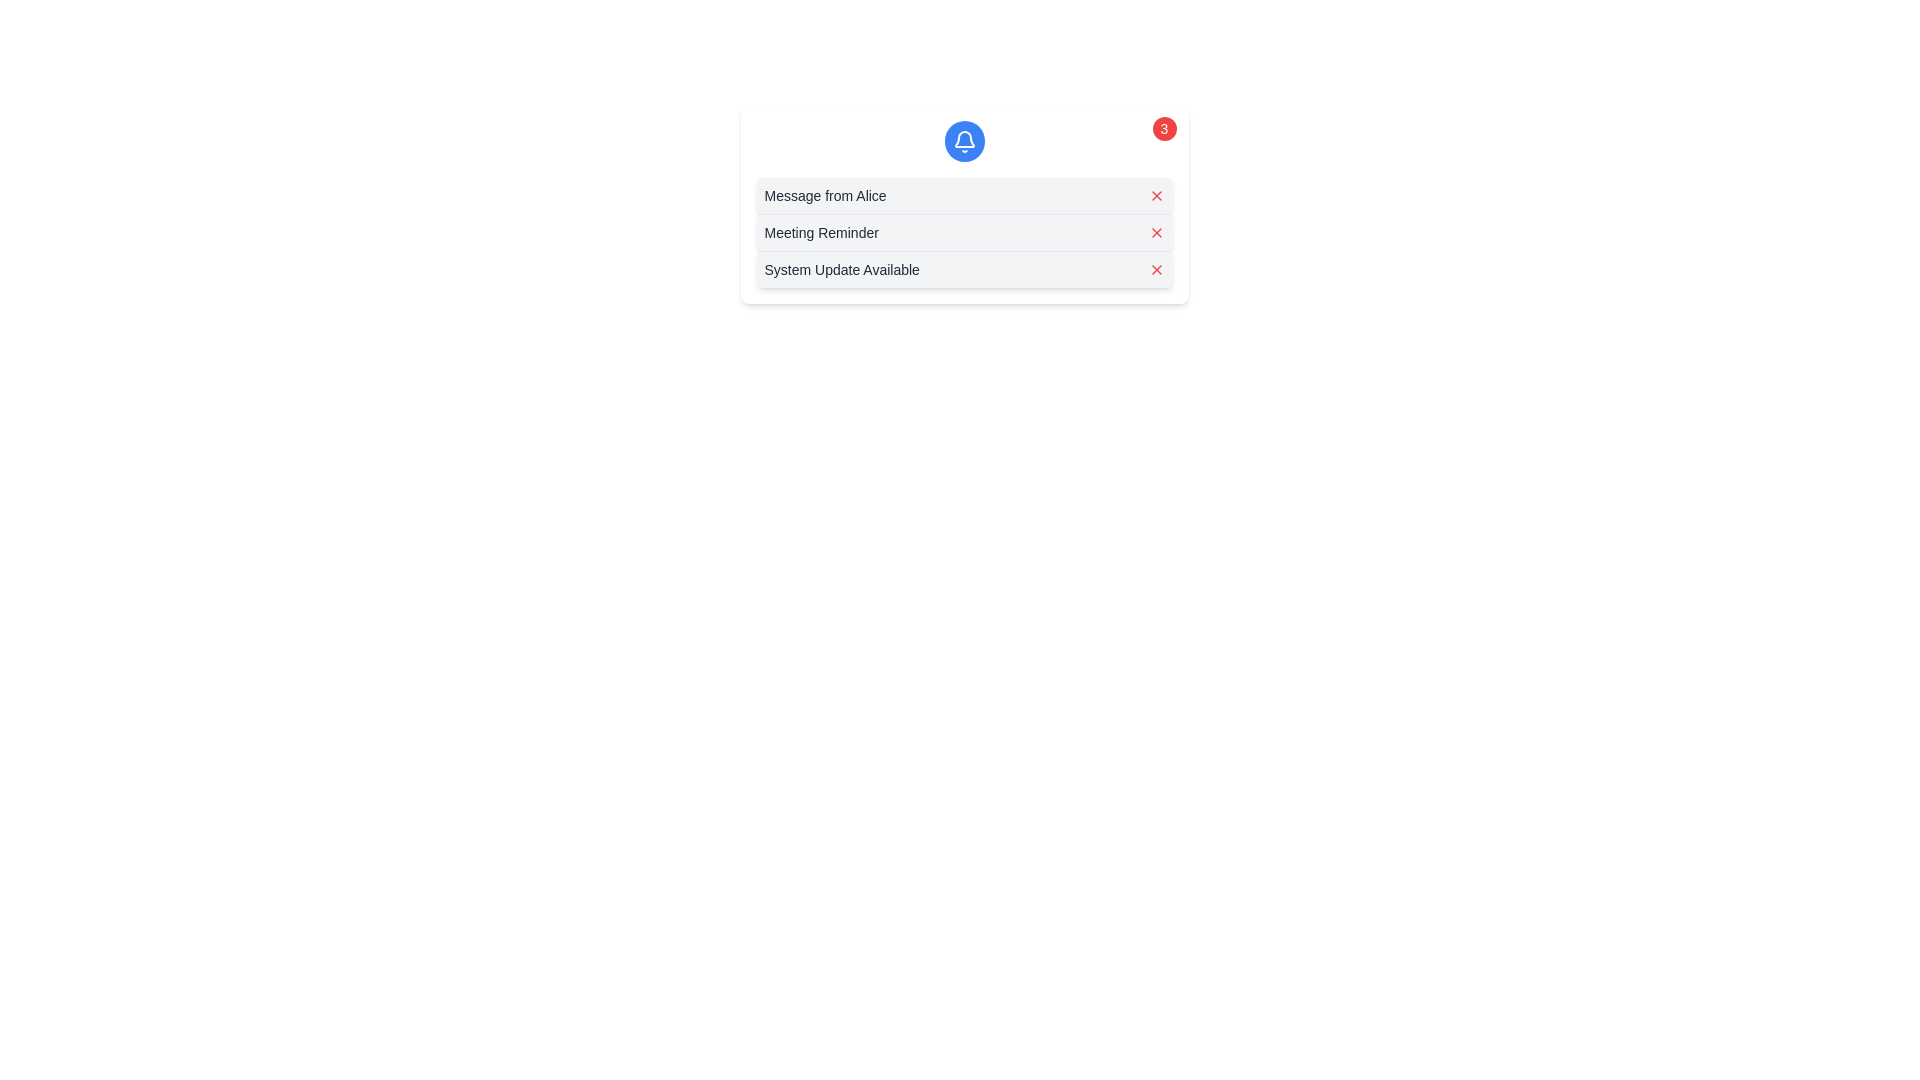  I want to click on the dismiss button for the 'Meeting Reminder' notification, so click(1156, 231).